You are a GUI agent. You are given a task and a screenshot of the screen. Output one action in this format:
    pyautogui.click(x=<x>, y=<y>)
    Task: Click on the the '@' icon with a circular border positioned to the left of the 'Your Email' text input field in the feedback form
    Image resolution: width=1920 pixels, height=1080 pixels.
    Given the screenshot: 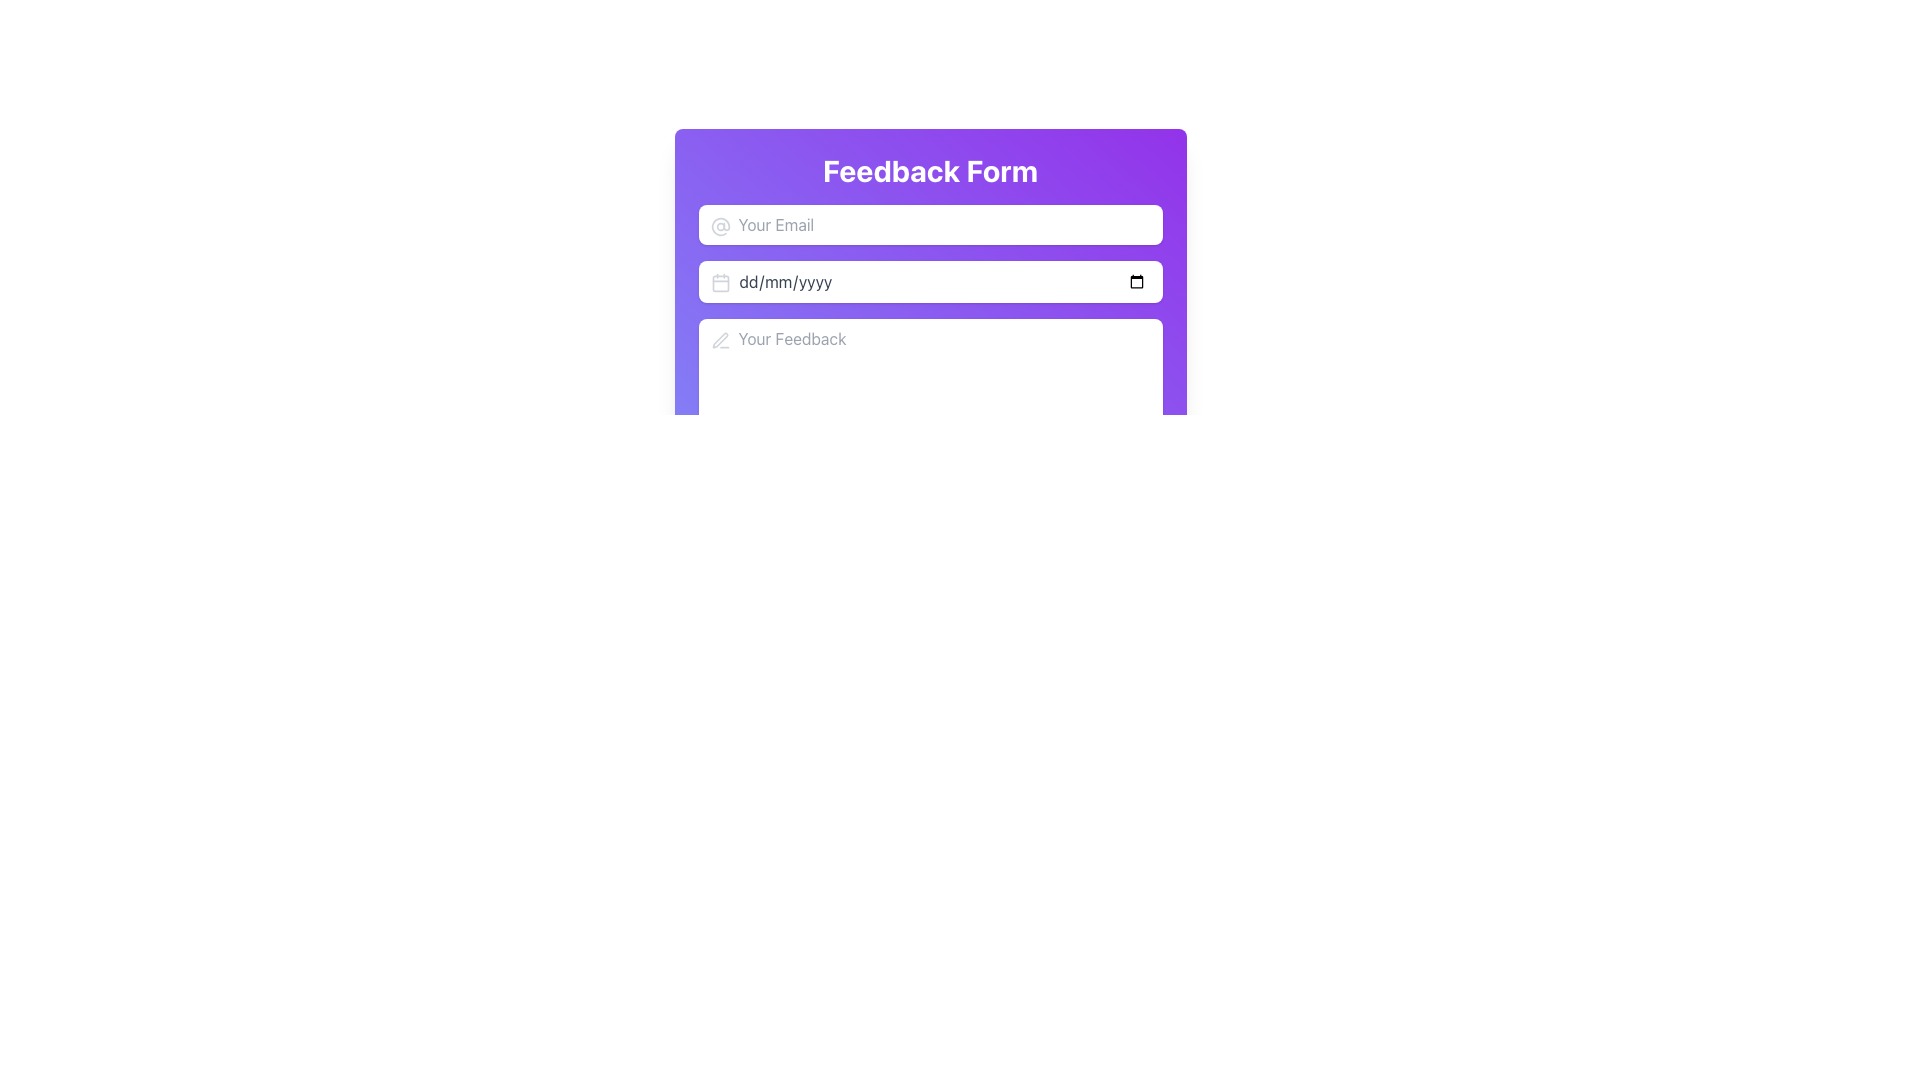 What is the action you would take?
    pyautogui.click(x=720, y=226)
    